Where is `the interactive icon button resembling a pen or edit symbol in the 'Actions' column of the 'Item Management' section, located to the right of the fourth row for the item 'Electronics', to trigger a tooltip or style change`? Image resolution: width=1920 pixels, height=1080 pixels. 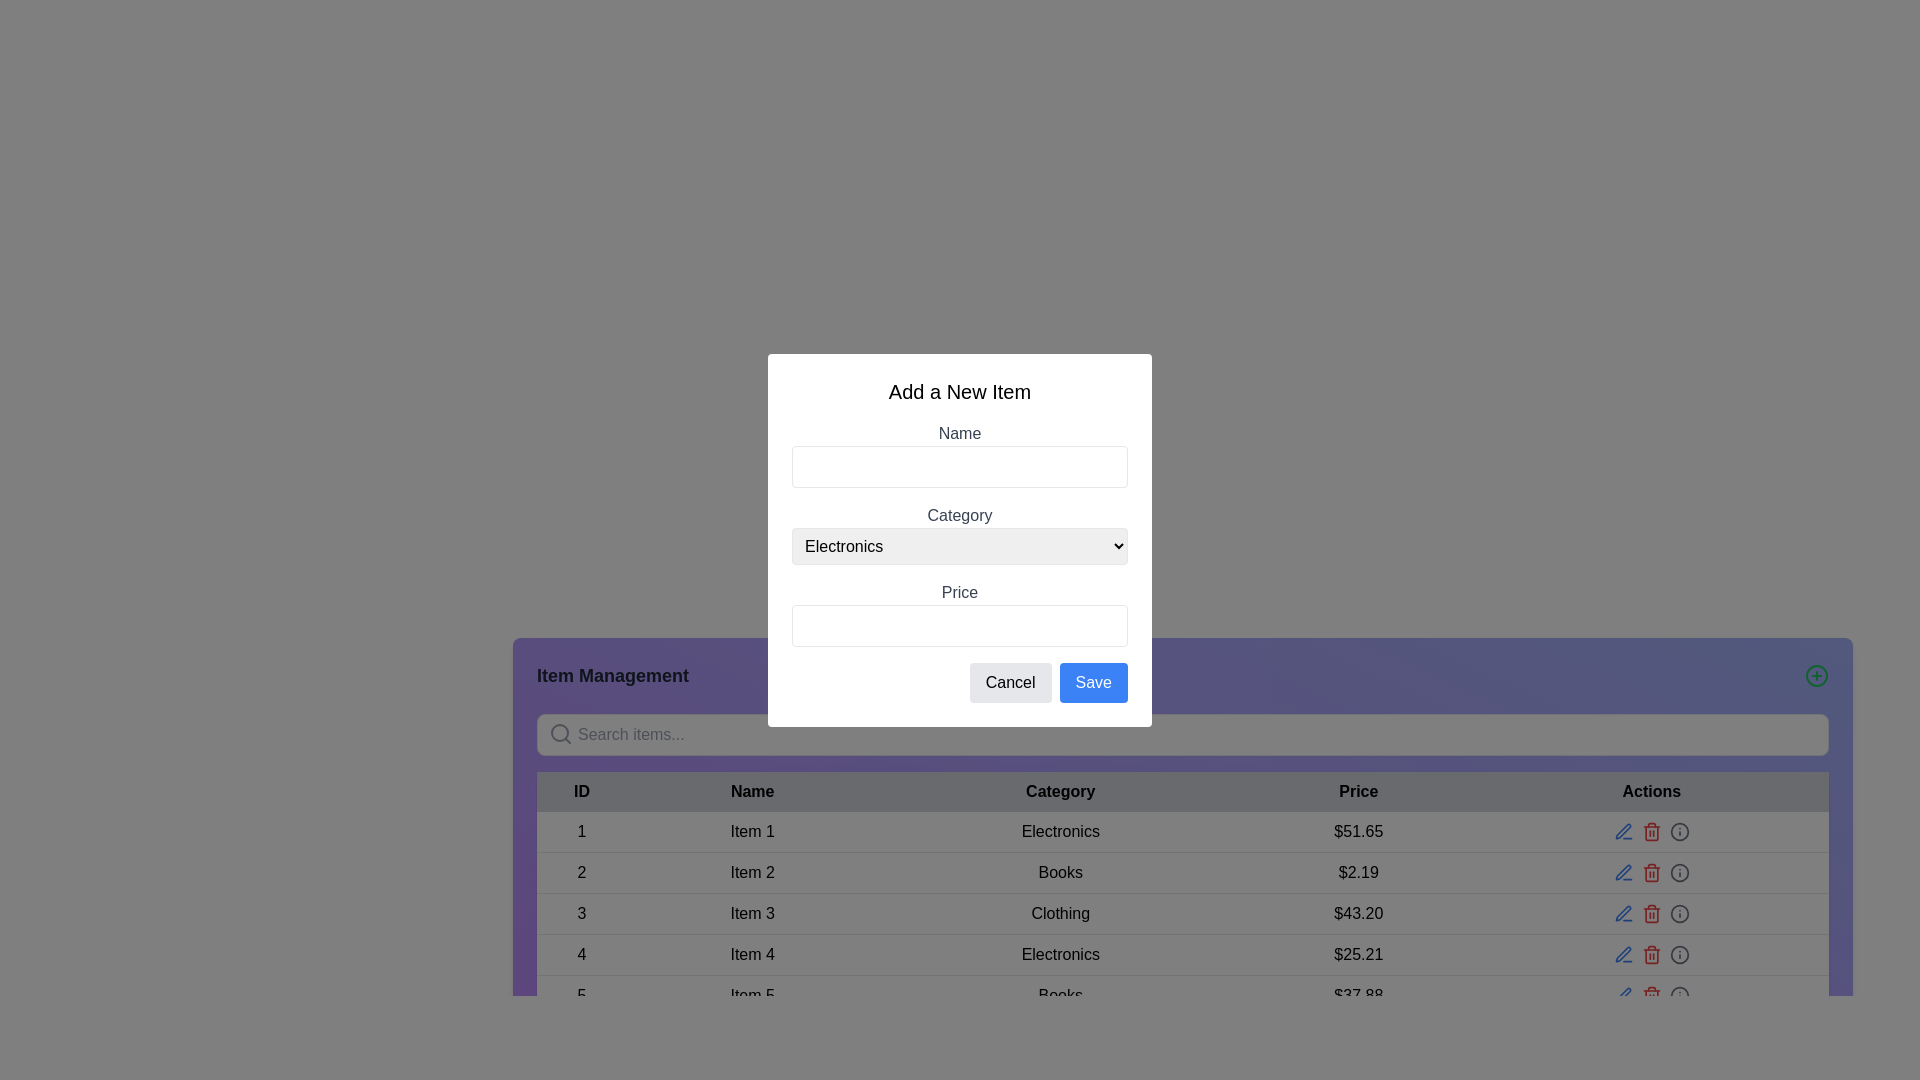
the interactive icon button resembling a pen or edit symbol in the 'Actions' column of the 'Item Management' section, located to the right of the fourth row for the item 'Electronics', to trigger a tooltip or style change is located at coordinates (1623, 832).